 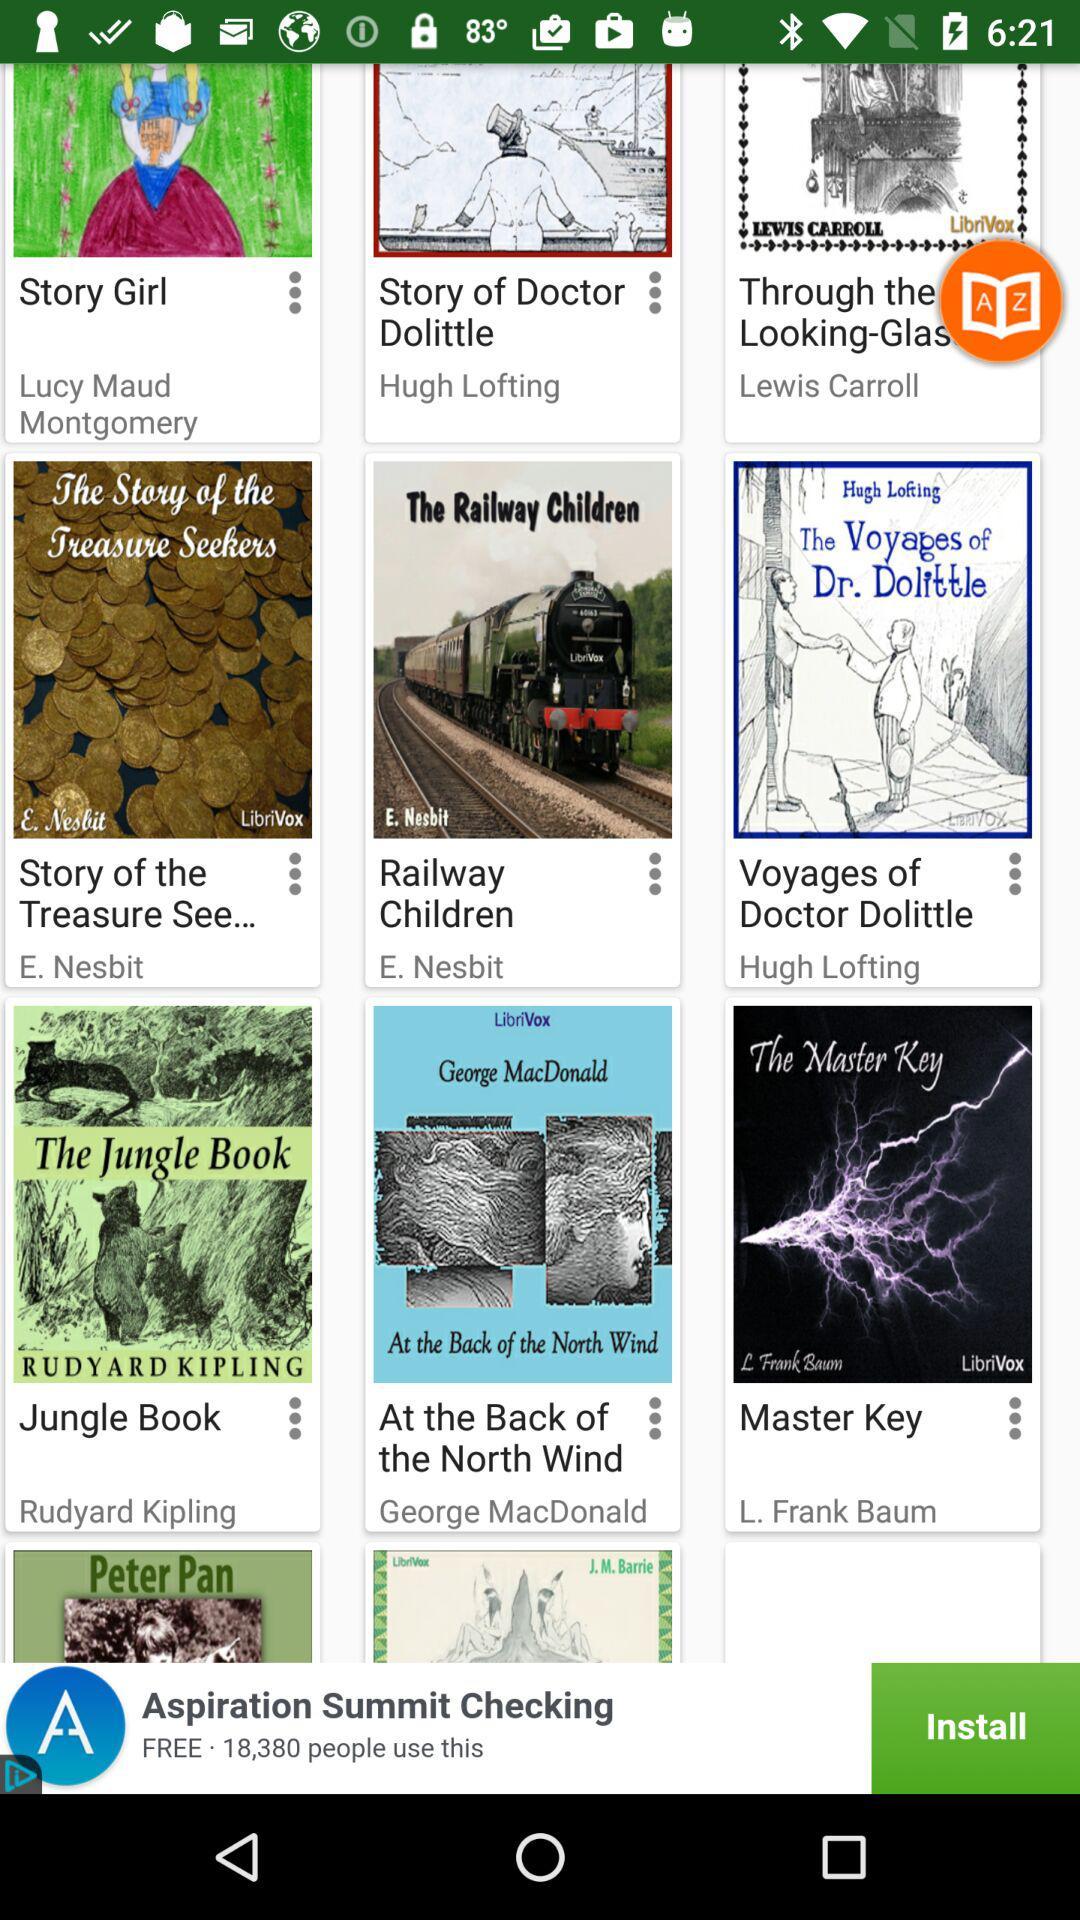 I want to click on the option button which is righht hand side of railway children, so click(x=613, y=885).